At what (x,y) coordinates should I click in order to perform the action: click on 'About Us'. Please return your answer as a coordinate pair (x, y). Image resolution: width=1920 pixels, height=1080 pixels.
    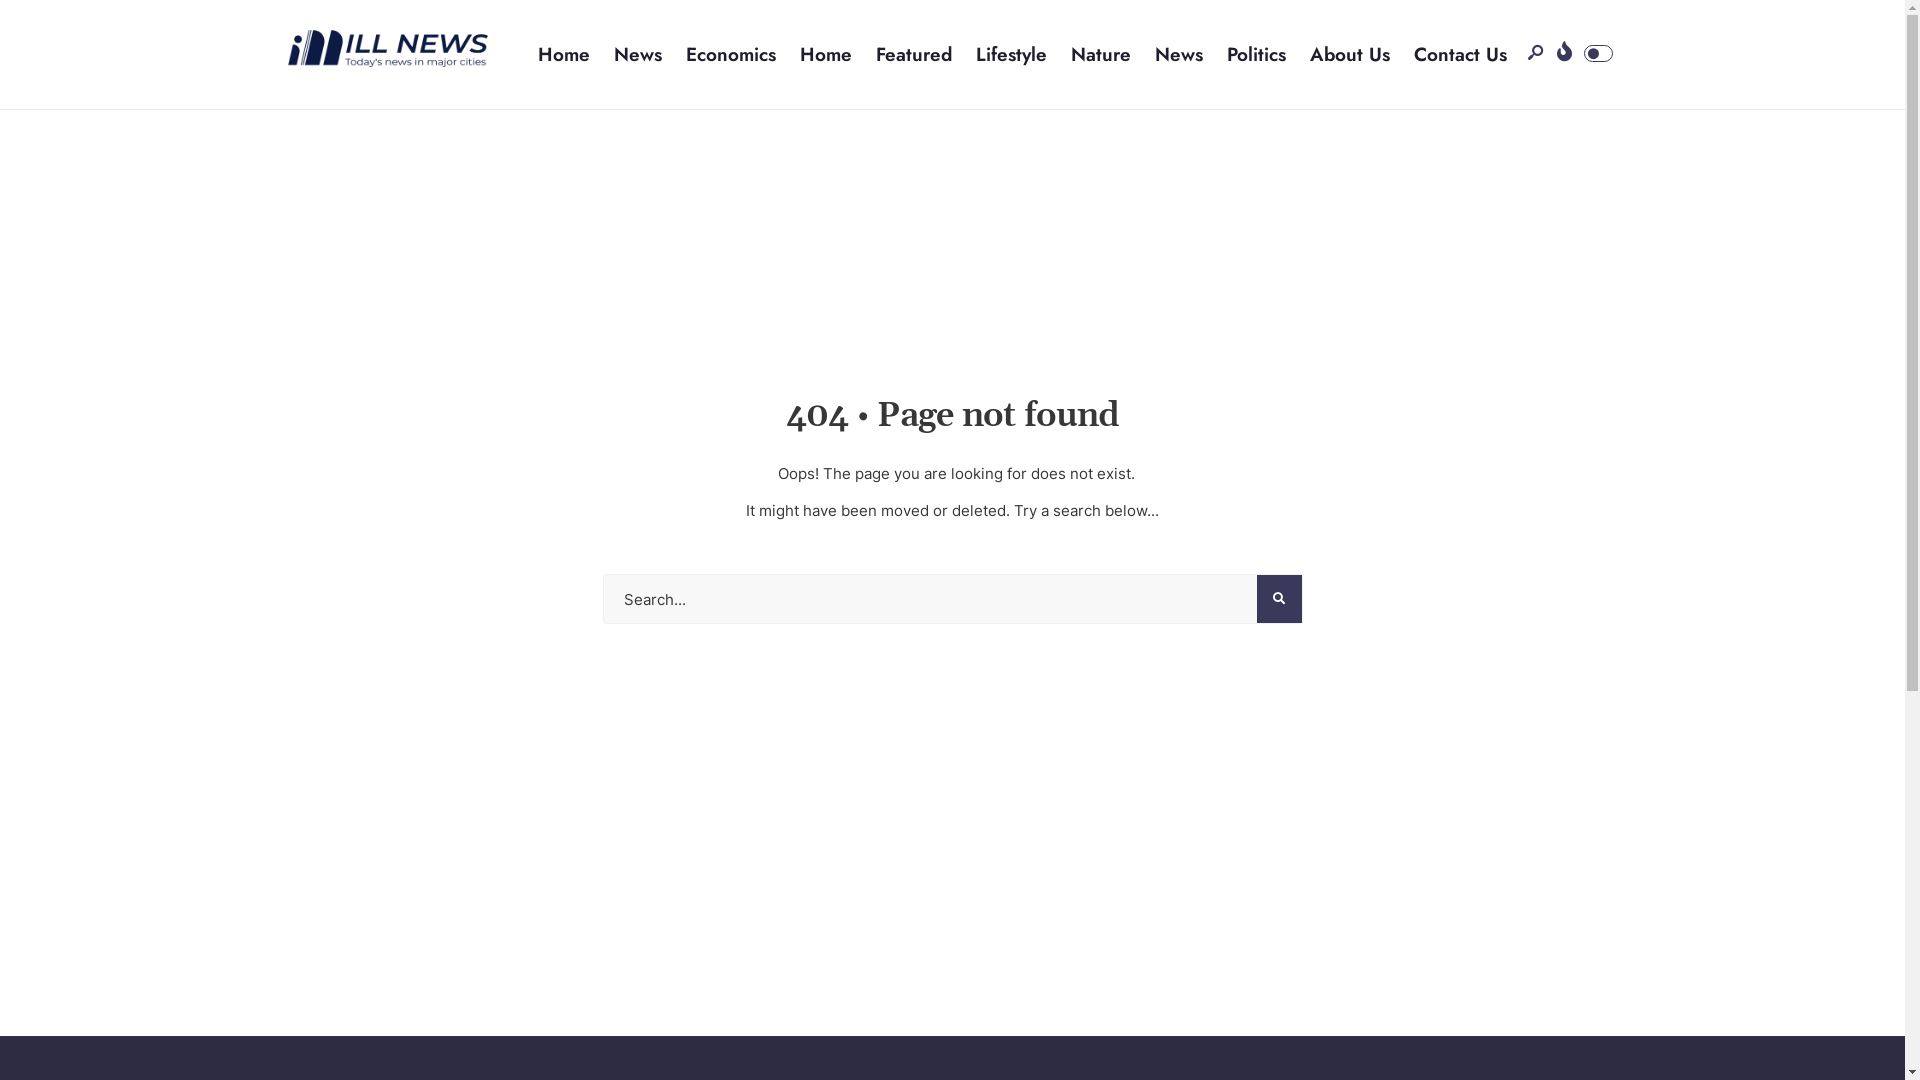
    Looking at the image, I should click on (1349, 53).